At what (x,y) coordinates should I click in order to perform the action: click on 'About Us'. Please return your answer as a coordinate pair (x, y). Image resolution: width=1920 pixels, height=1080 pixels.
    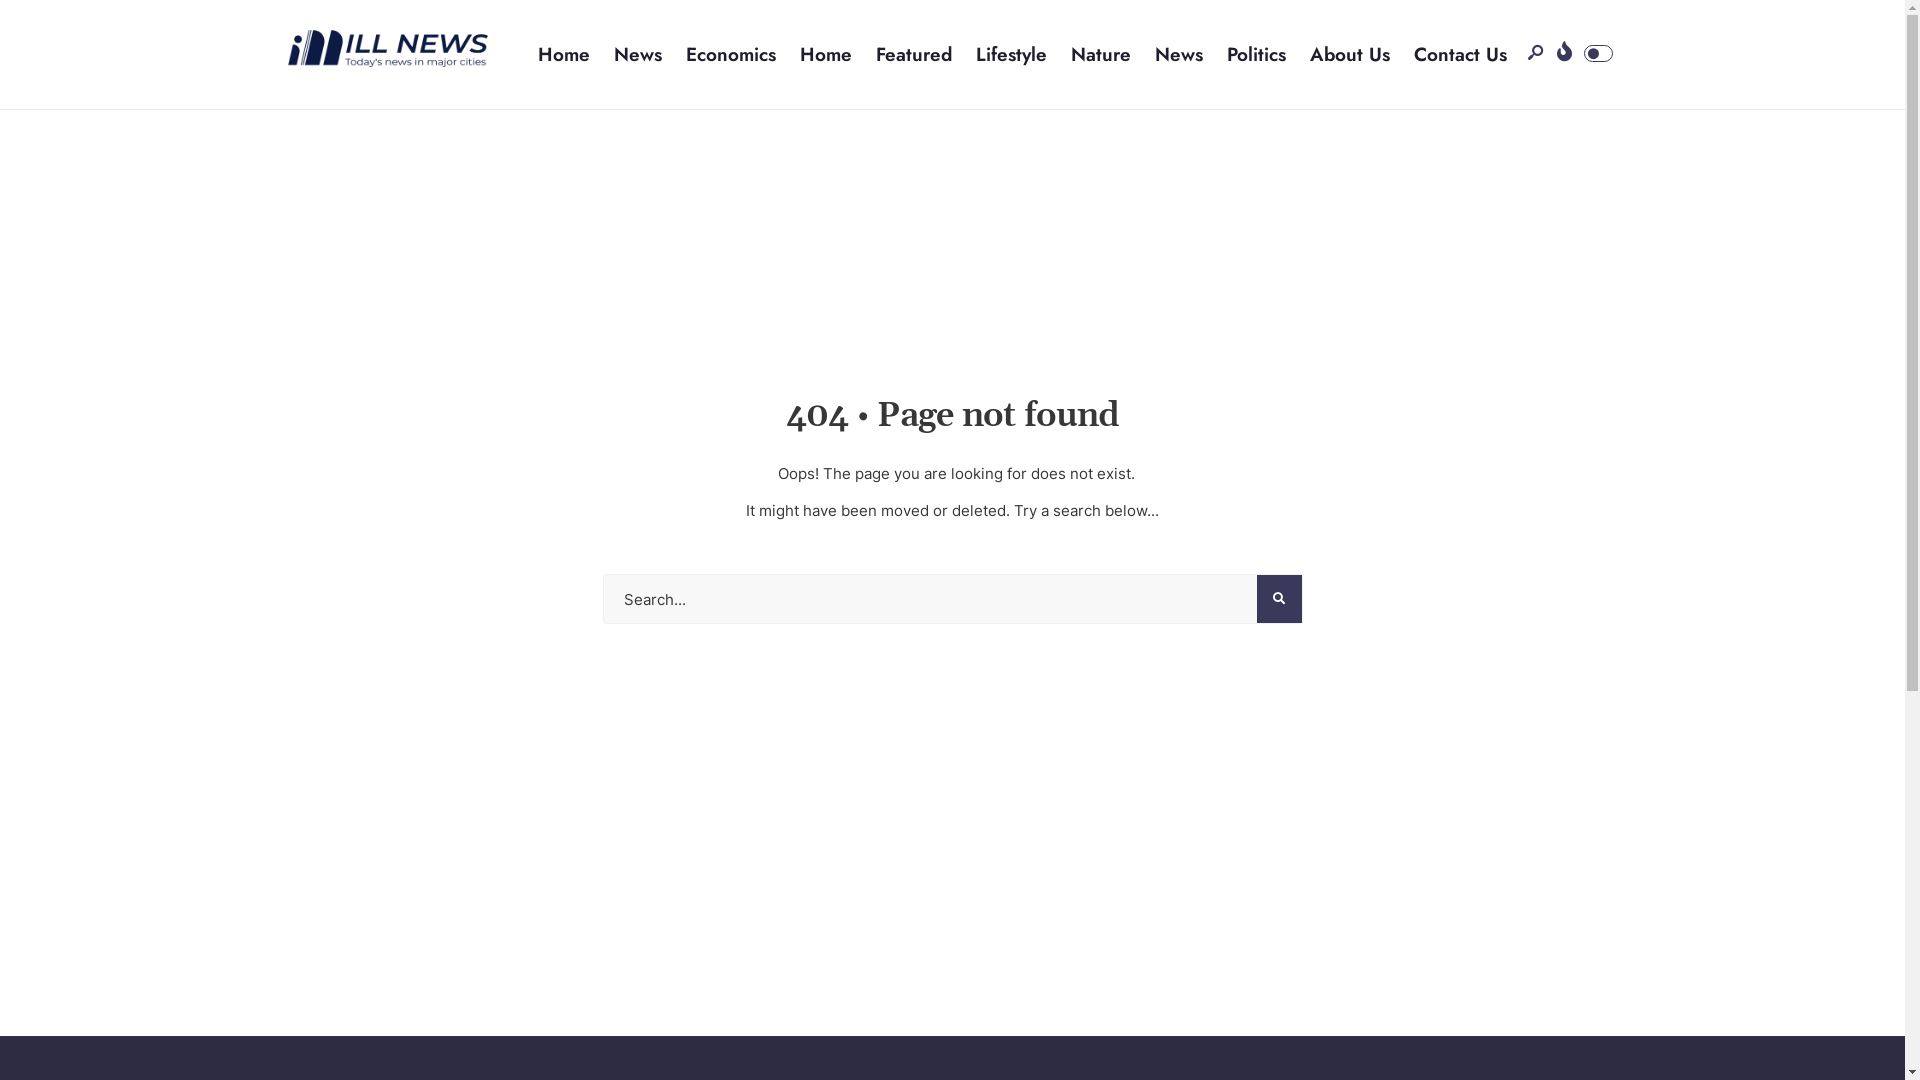
    Looking at the image, I should click on (1349, 53).